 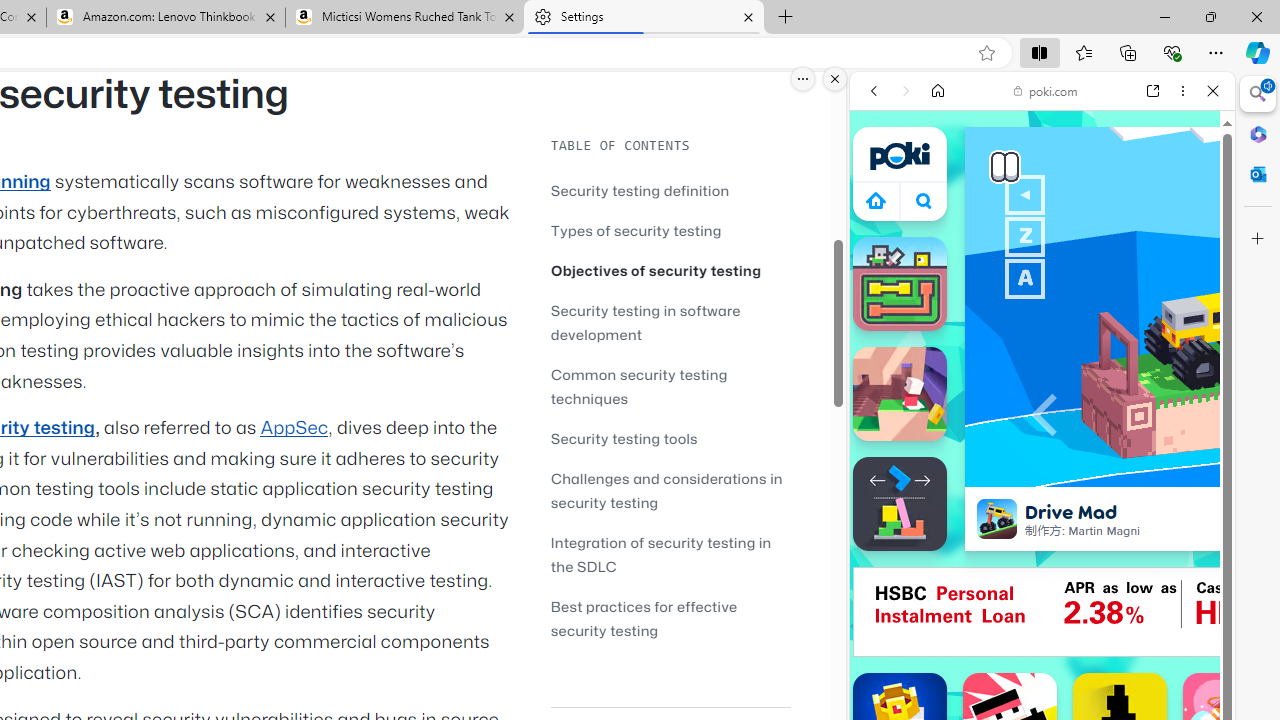 I want to click on 'Security testing tools', so click(x=670, y=437).